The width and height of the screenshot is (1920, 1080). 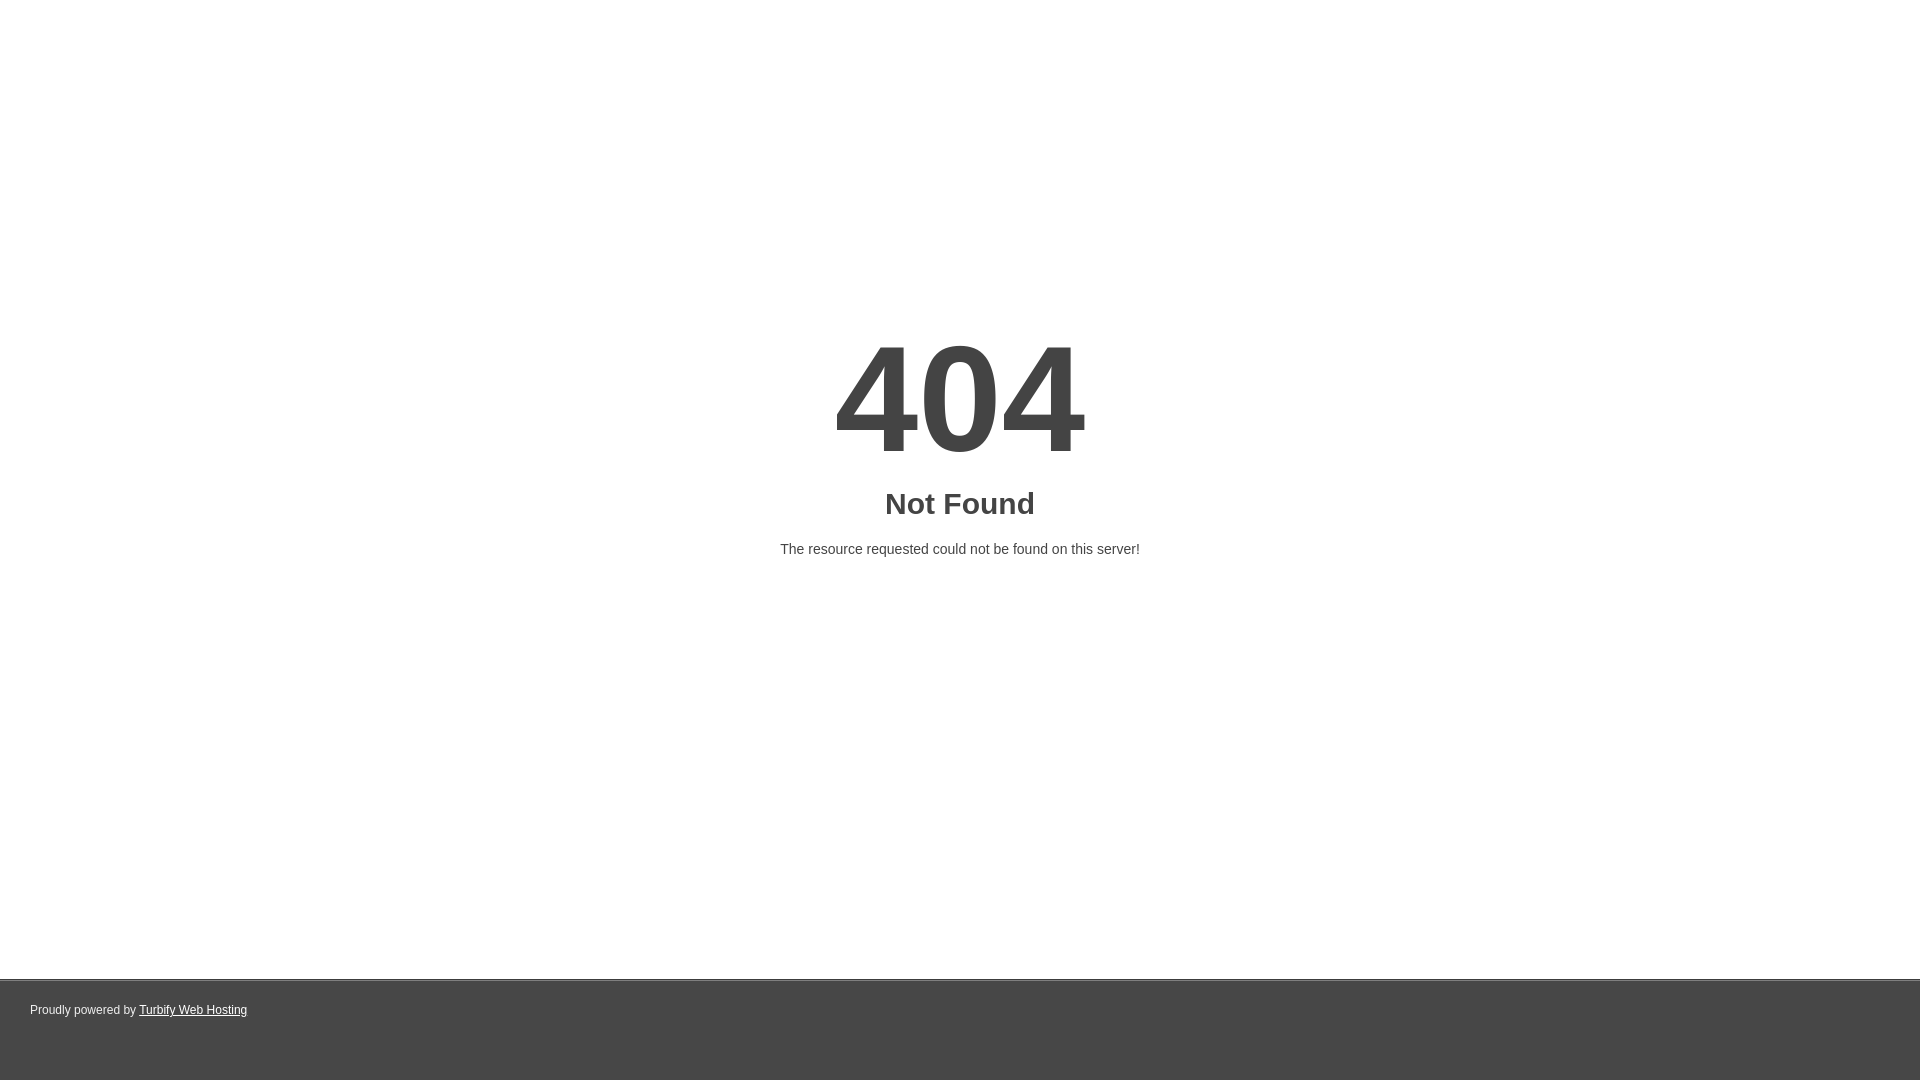 I want to click on 'Turbify Web Hosting', so click(x=138, y=1010).